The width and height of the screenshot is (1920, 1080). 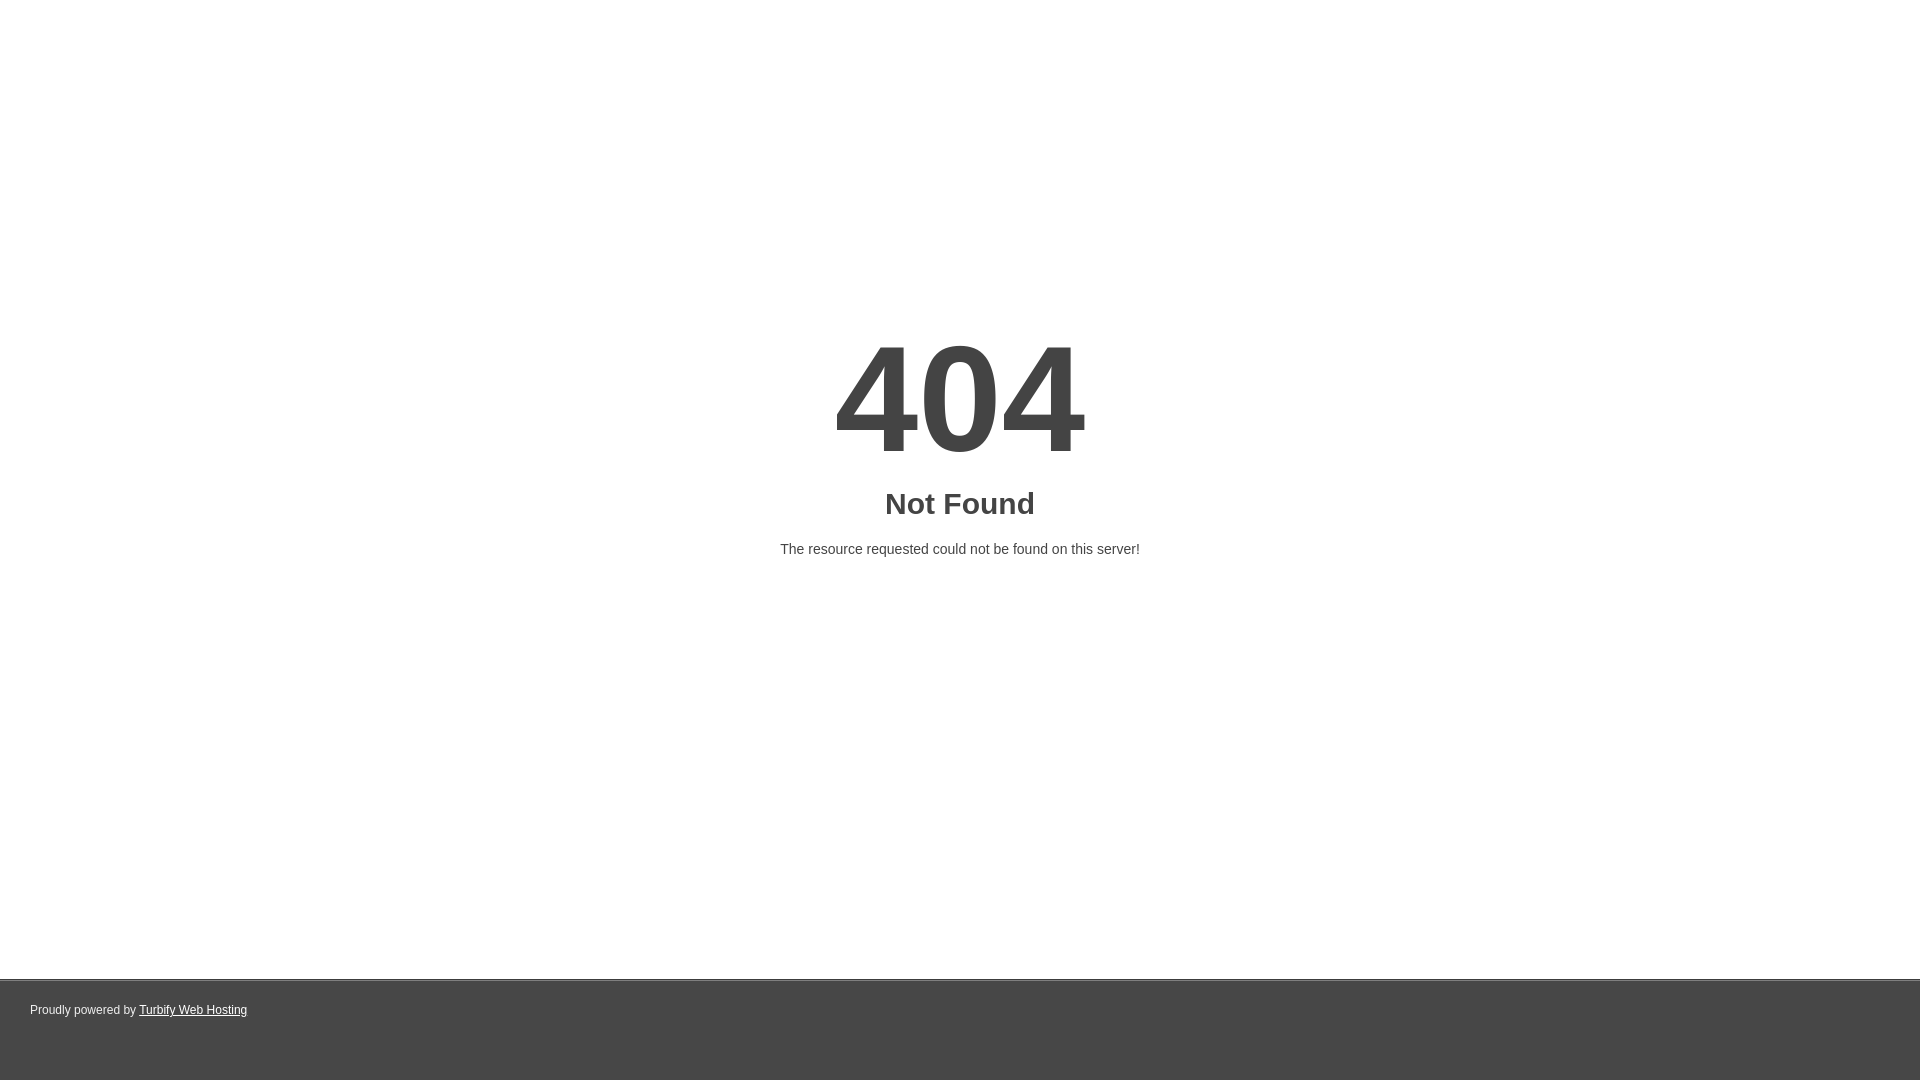 I want to click on 'Turbify Web Hosting', so click(x=138, y=1010).